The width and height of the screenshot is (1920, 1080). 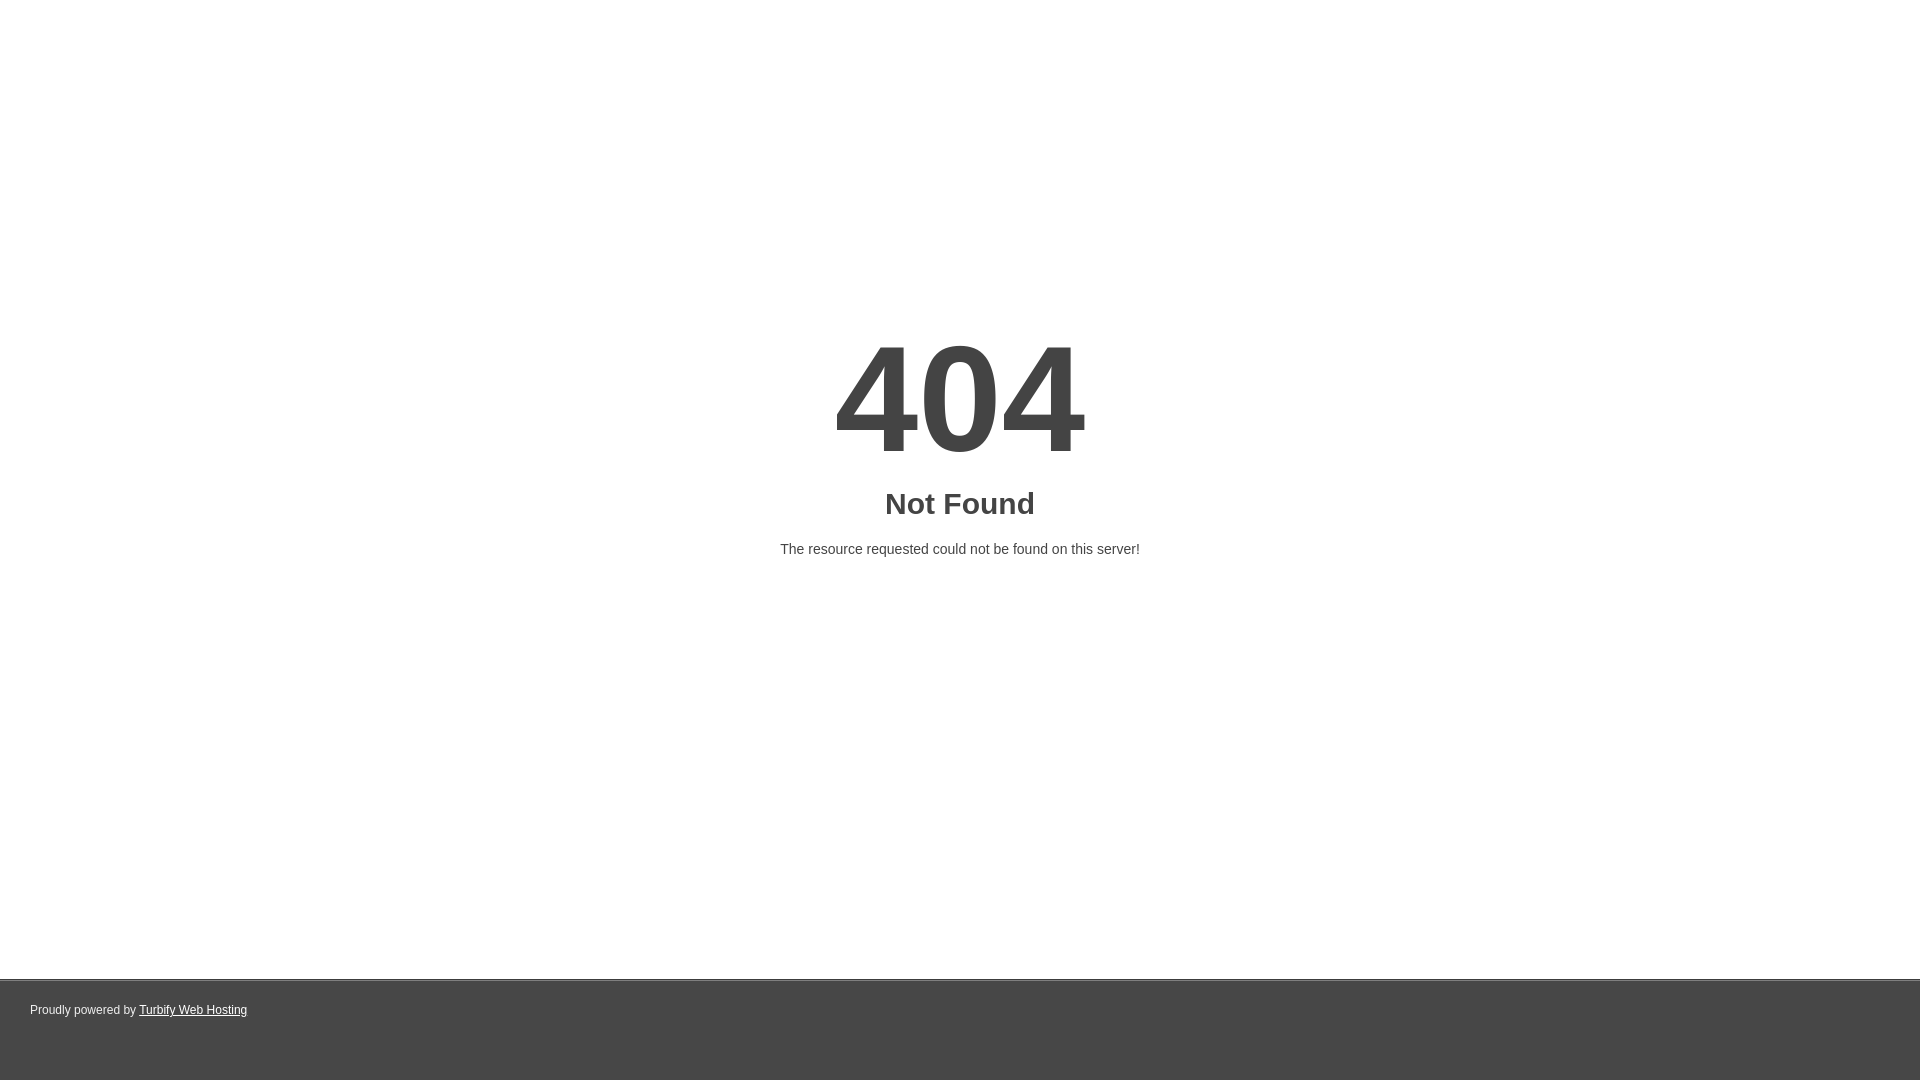 I want to click on 'Turbify Web Hosting', so click(x=138, y=1010).